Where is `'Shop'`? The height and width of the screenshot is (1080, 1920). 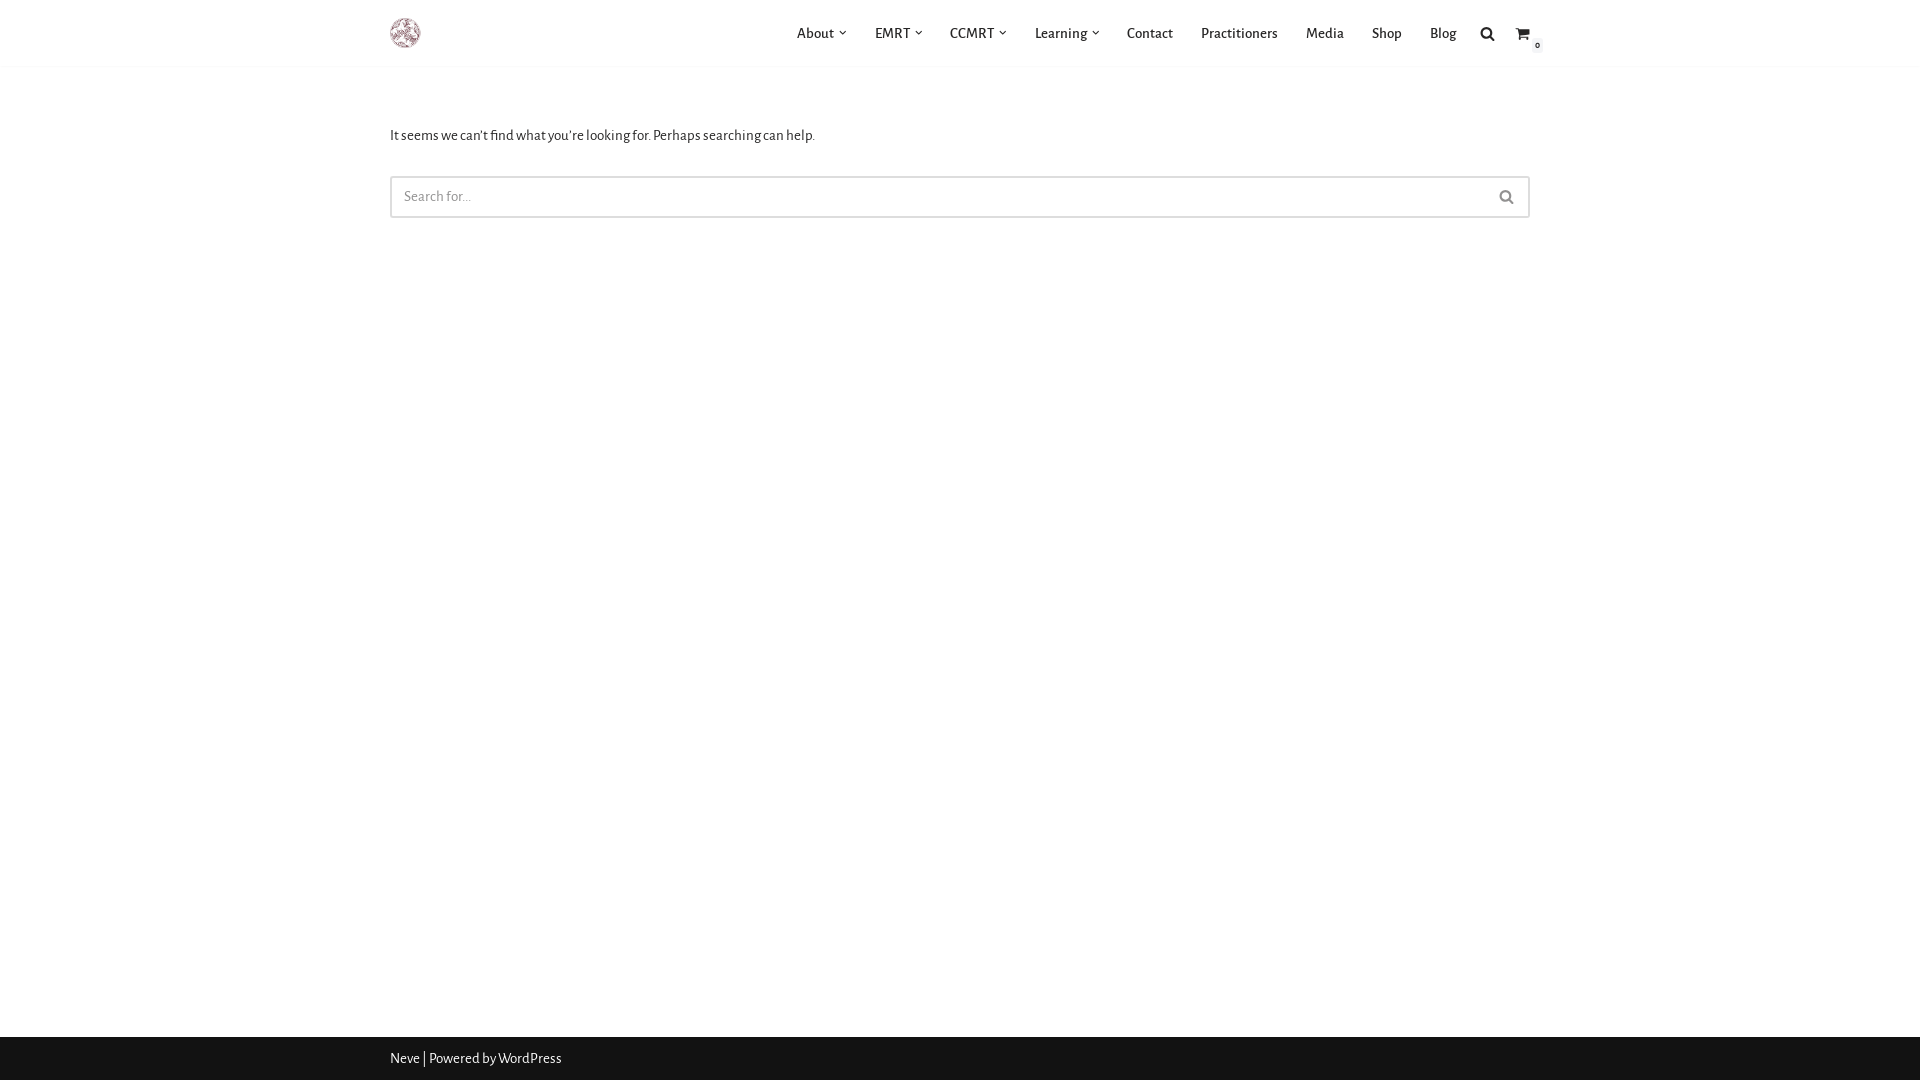 'Shop' is located at coordinates (1386, 32).